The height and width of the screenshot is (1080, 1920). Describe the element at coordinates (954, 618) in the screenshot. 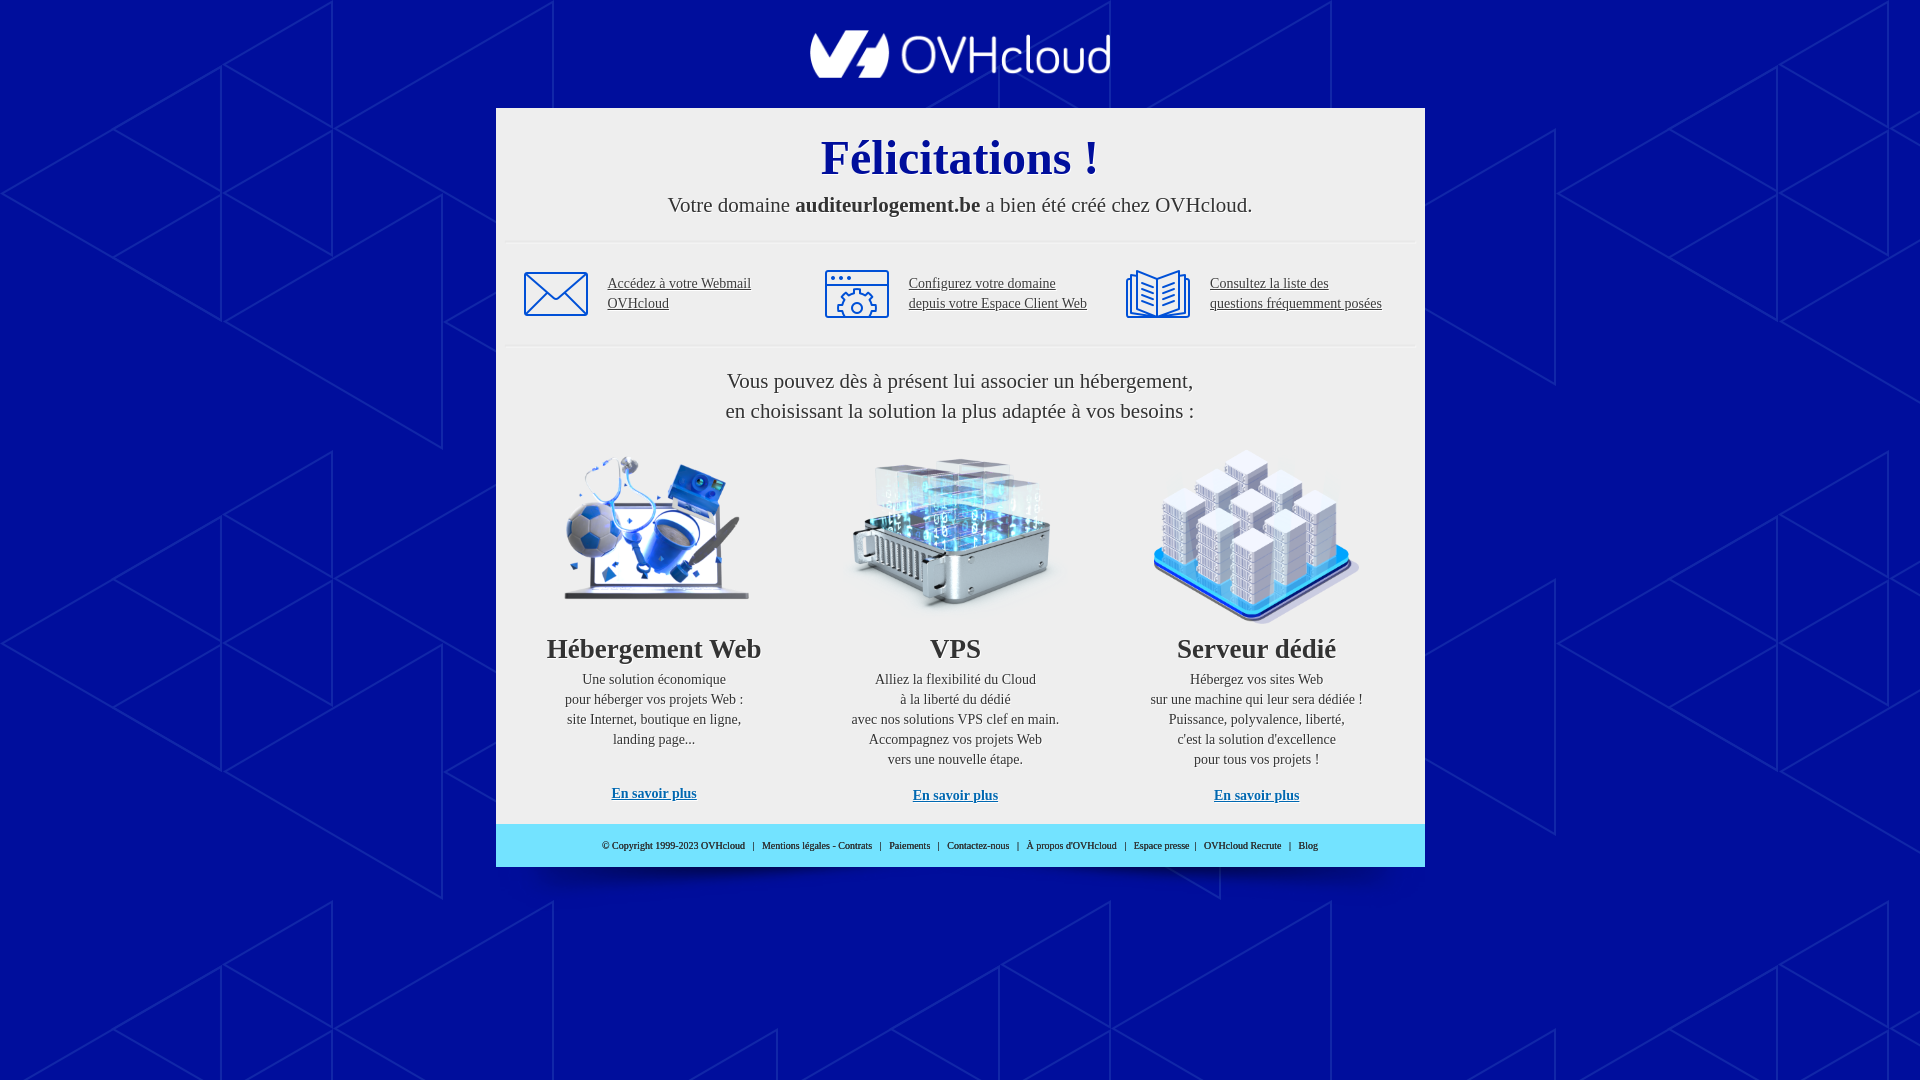

I see `'VPS'` at that location.